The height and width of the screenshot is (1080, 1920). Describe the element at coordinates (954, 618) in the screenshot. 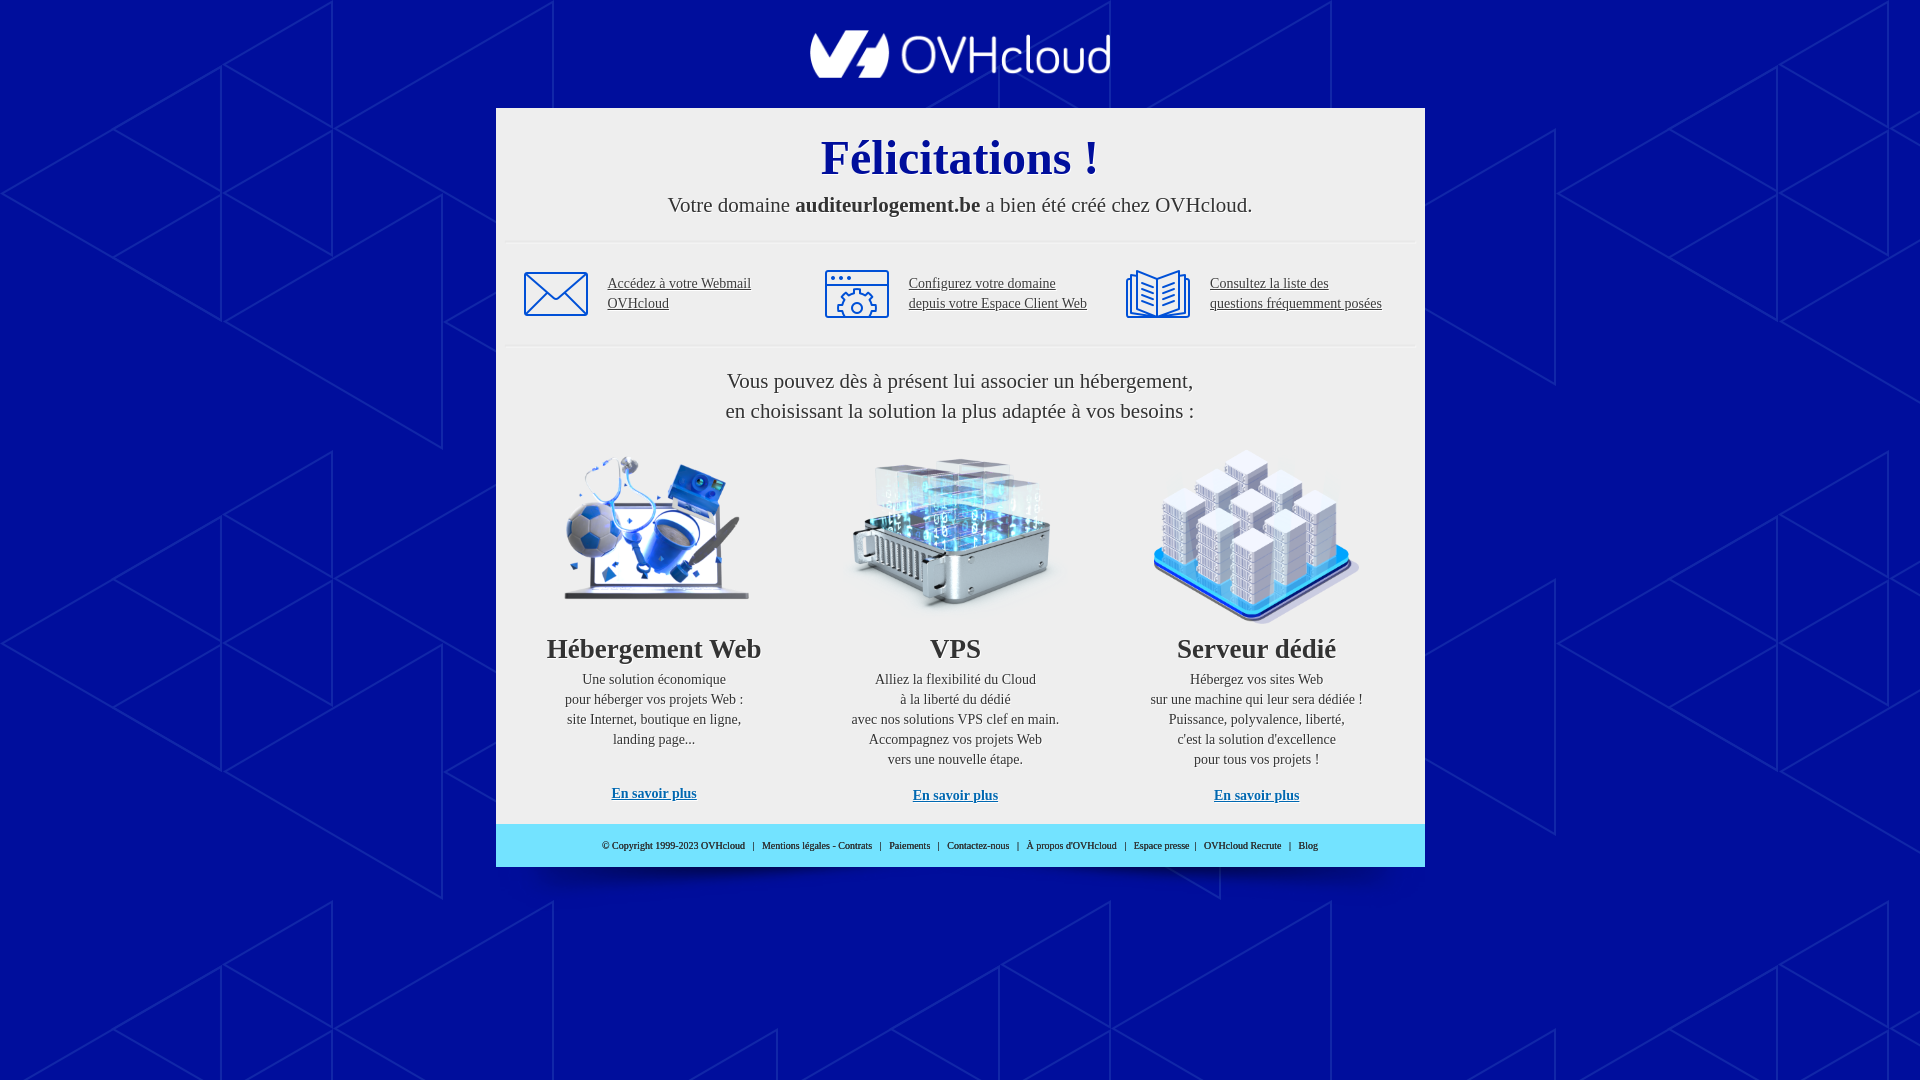

I see `'VPS'` at that location.